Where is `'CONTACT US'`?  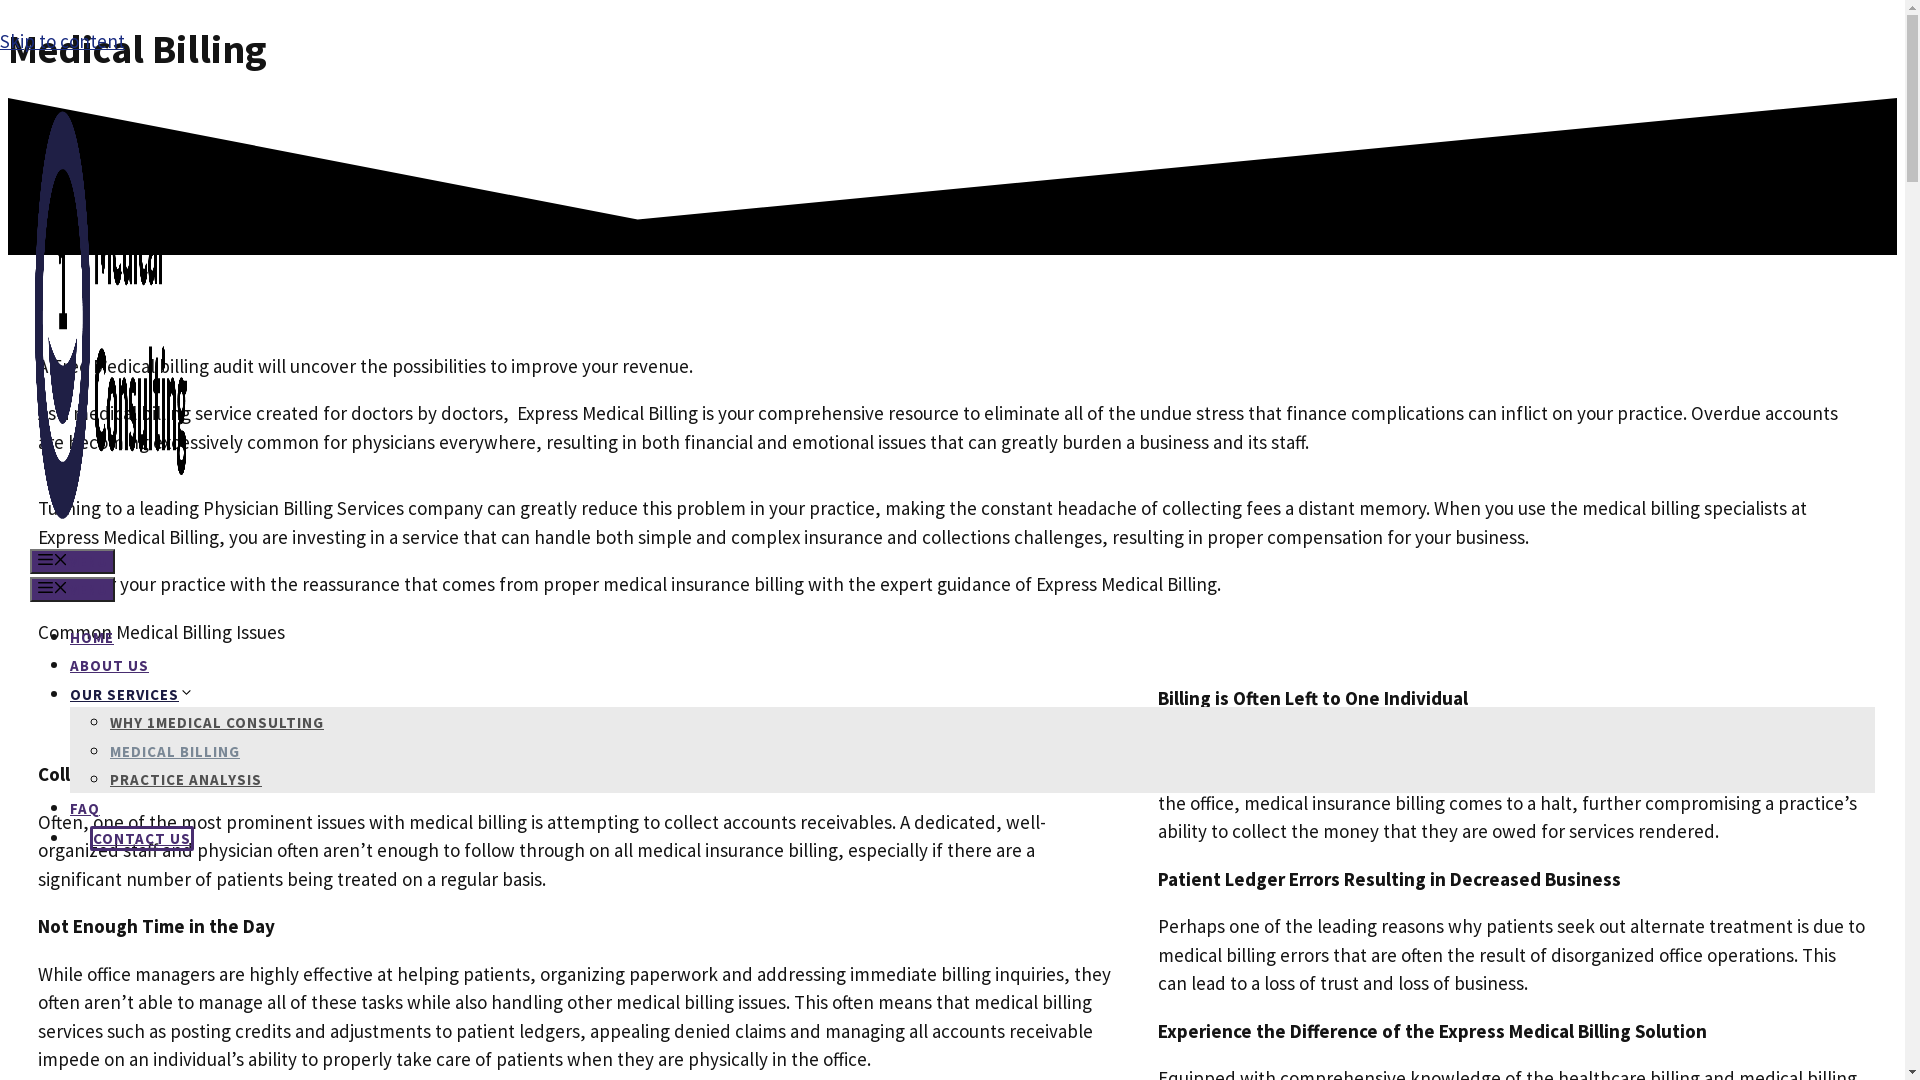
'CONTACT US' is located at coordinates (141, 838).